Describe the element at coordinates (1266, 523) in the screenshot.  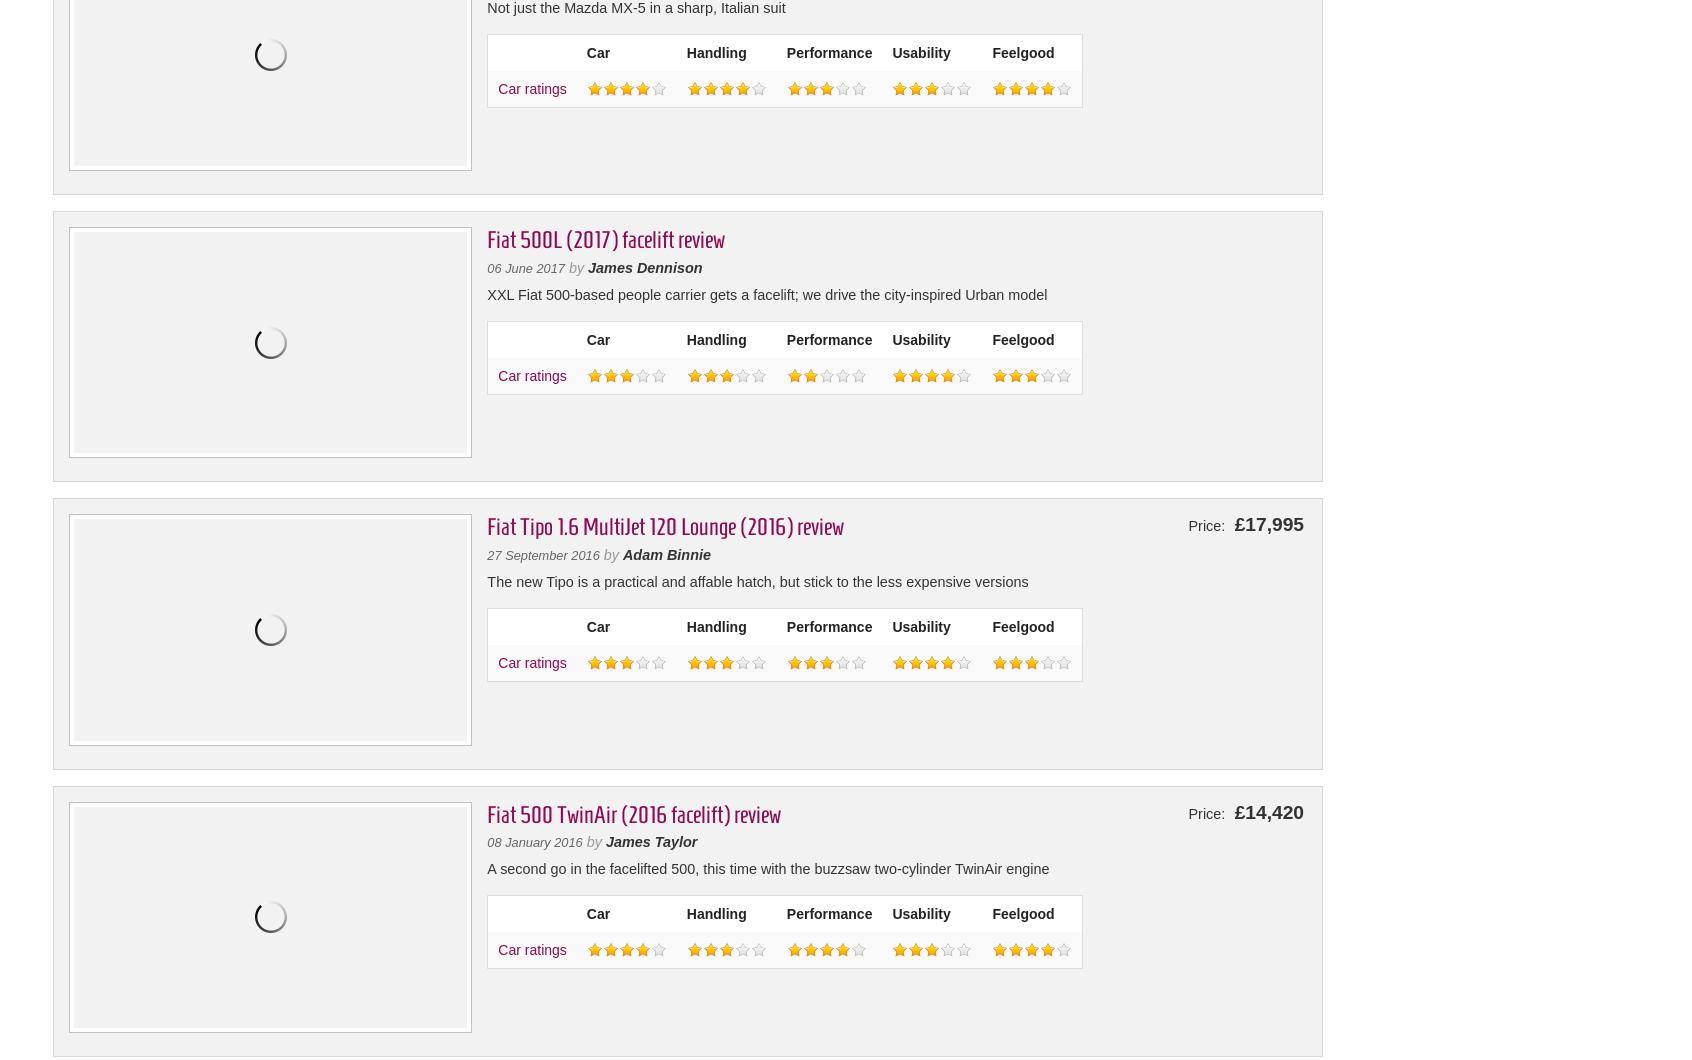
I see `'£17,995'` at that location.